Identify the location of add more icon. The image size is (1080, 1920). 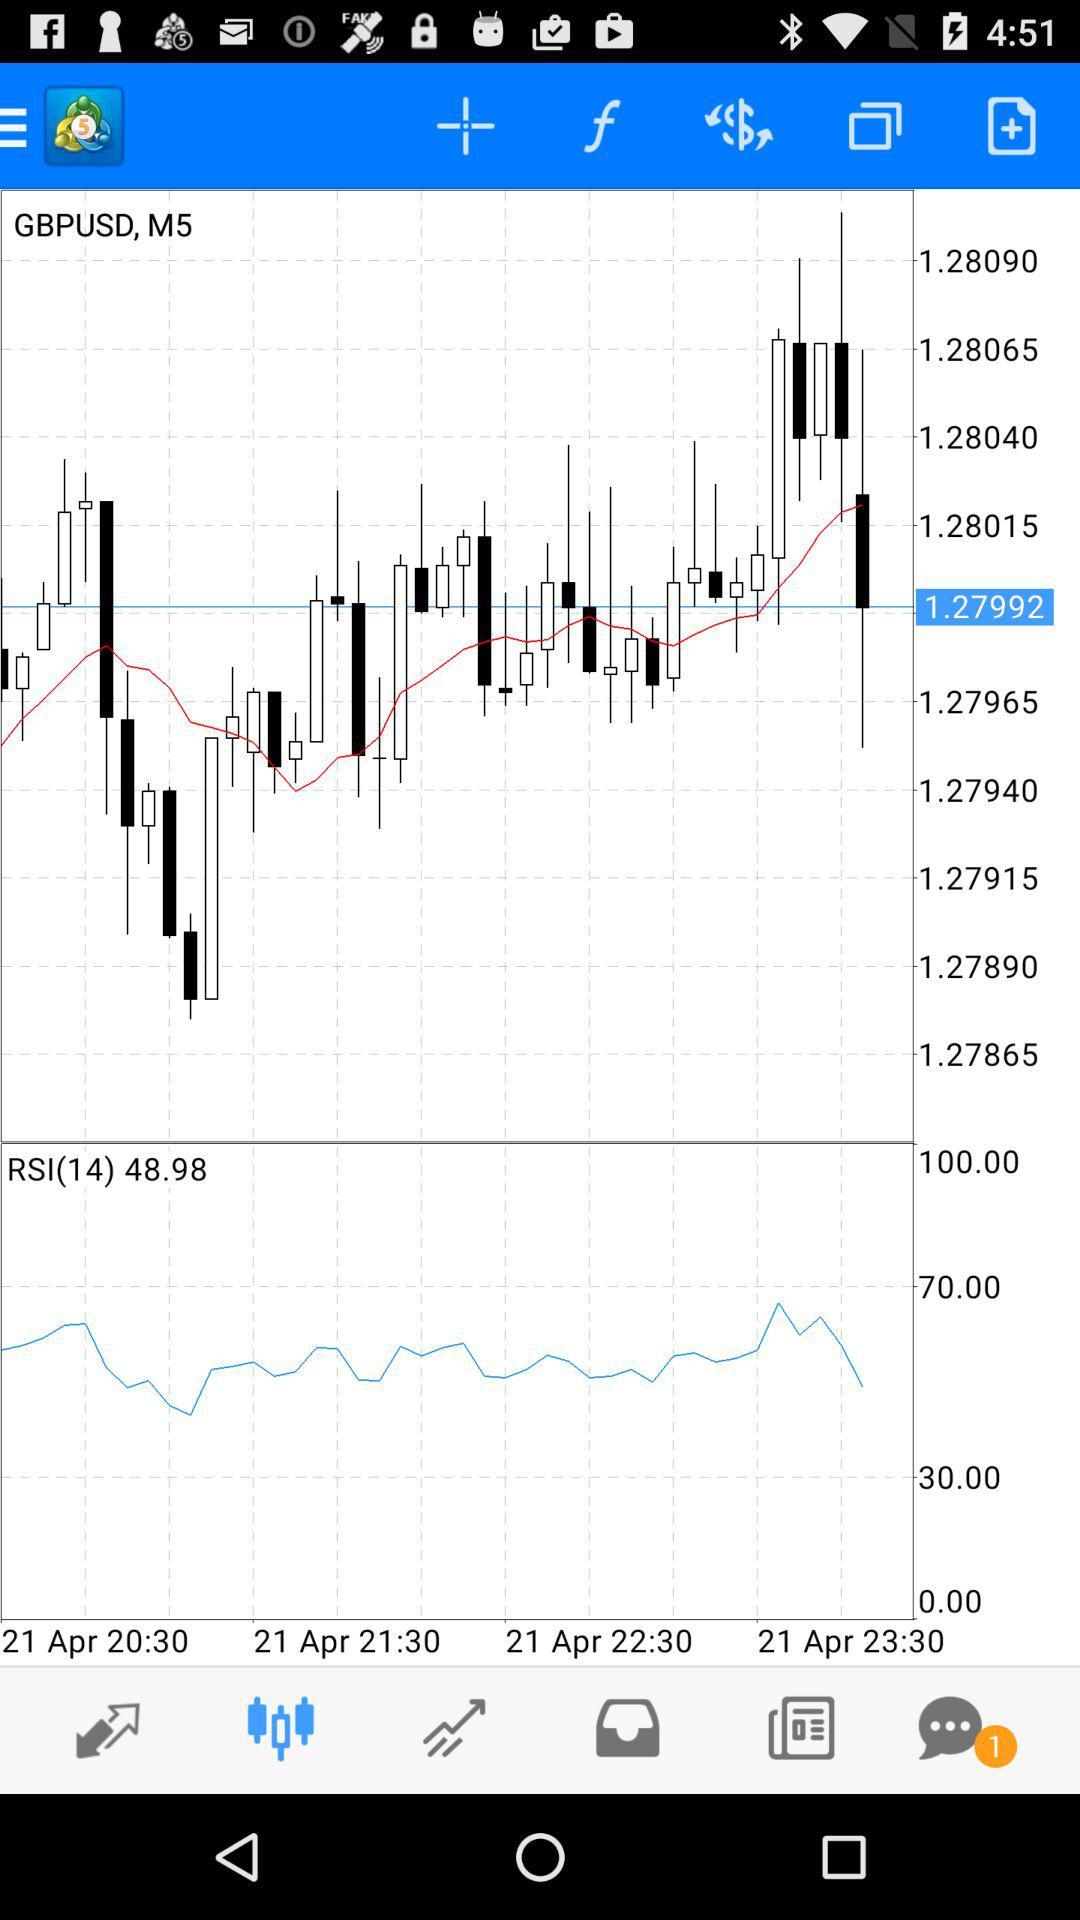
(1011, 124).